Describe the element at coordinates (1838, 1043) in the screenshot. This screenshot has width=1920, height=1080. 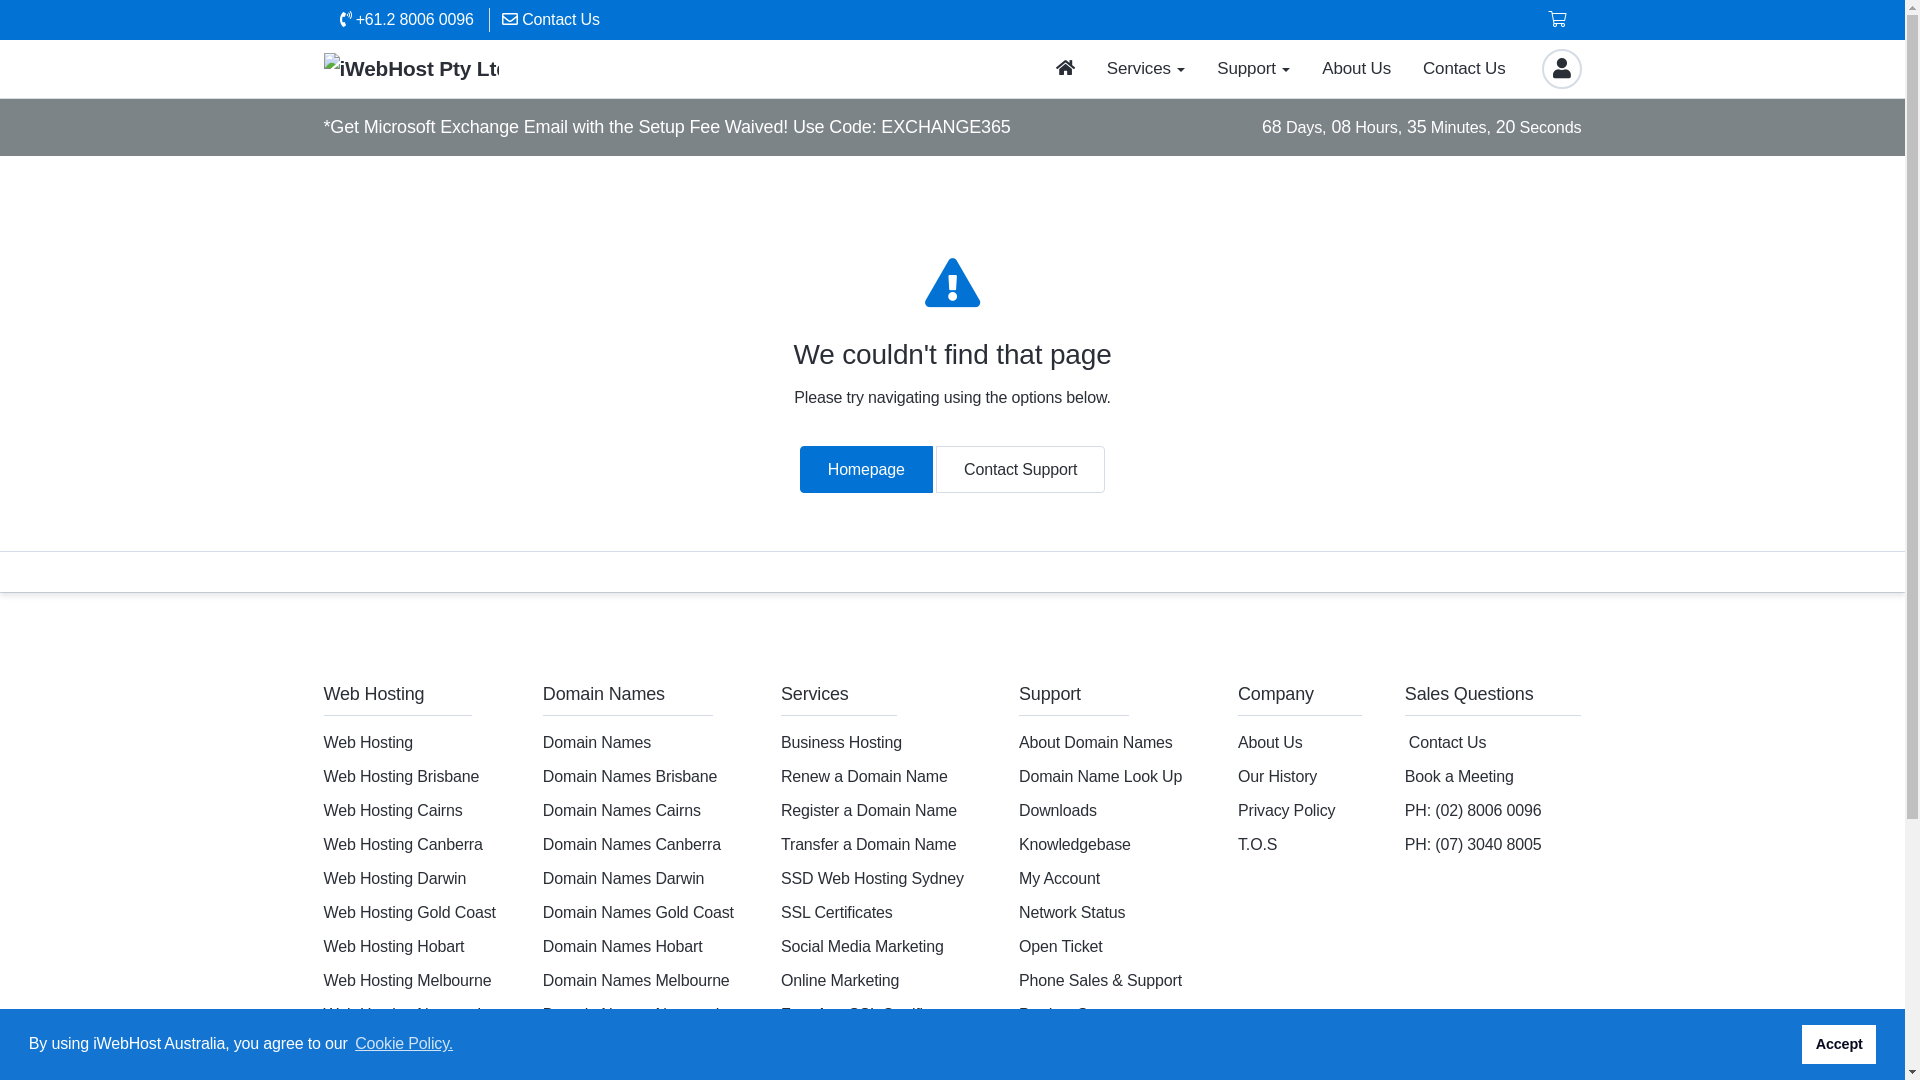
I see `'Accept'` at that location.